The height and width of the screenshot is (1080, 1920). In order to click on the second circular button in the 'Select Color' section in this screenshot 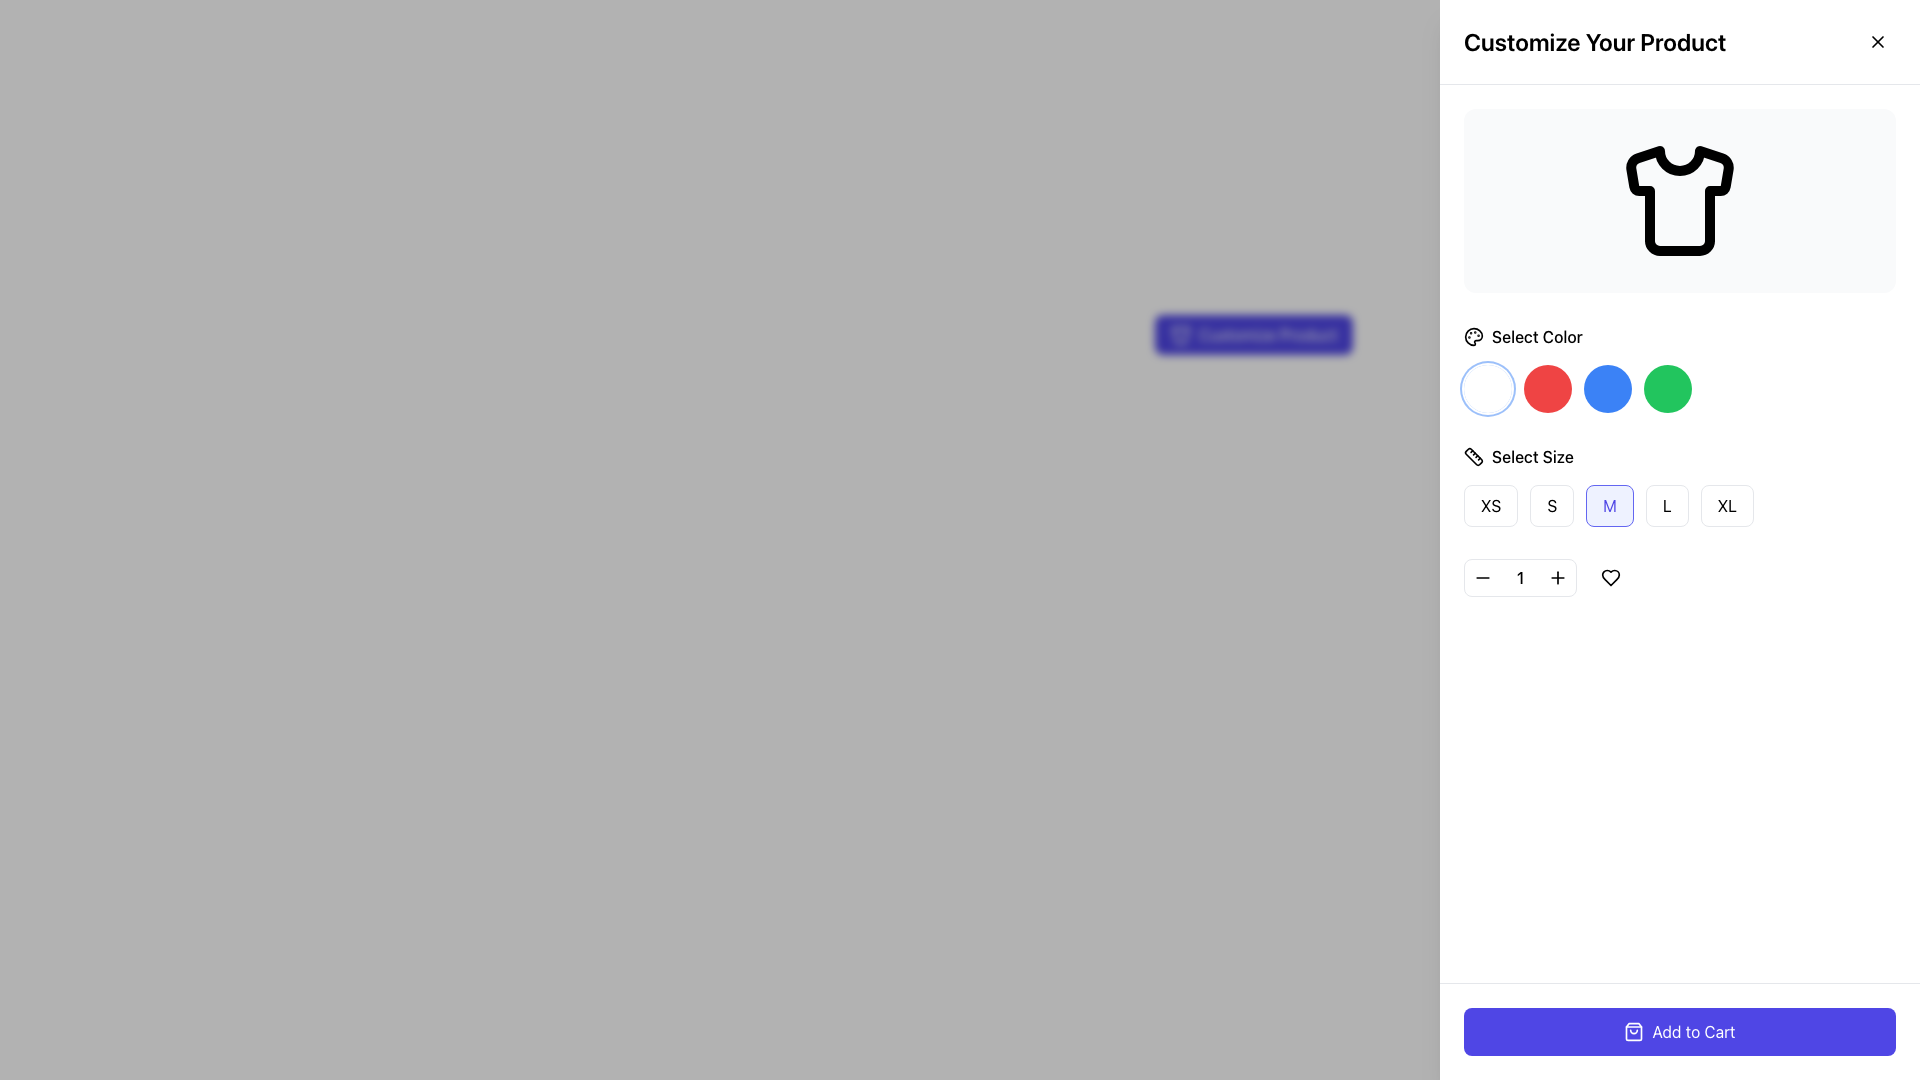, I will do `click(1547, 389)`.